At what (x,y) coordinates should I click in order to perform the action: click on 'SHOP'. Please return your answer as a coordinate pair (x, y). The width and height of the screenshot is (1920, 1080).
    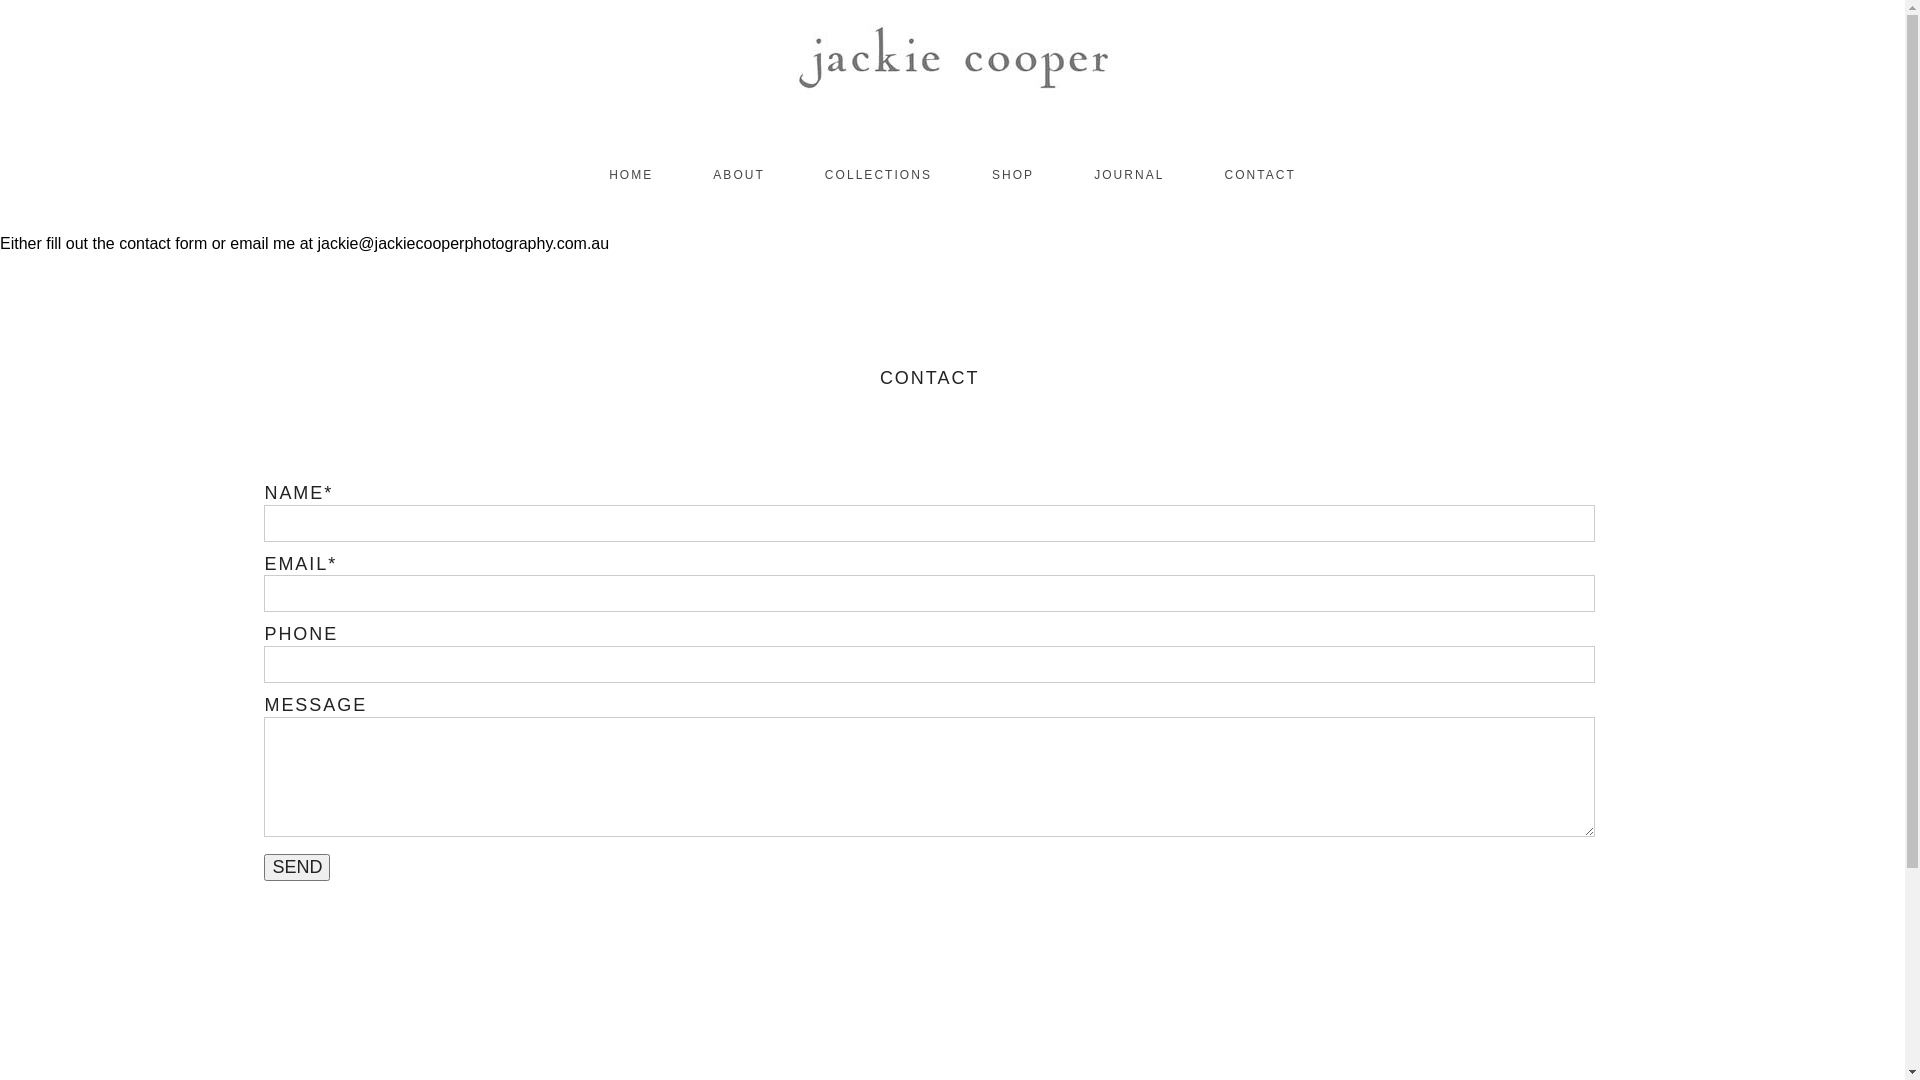
    Looking at the image, I should click on (992, 173).